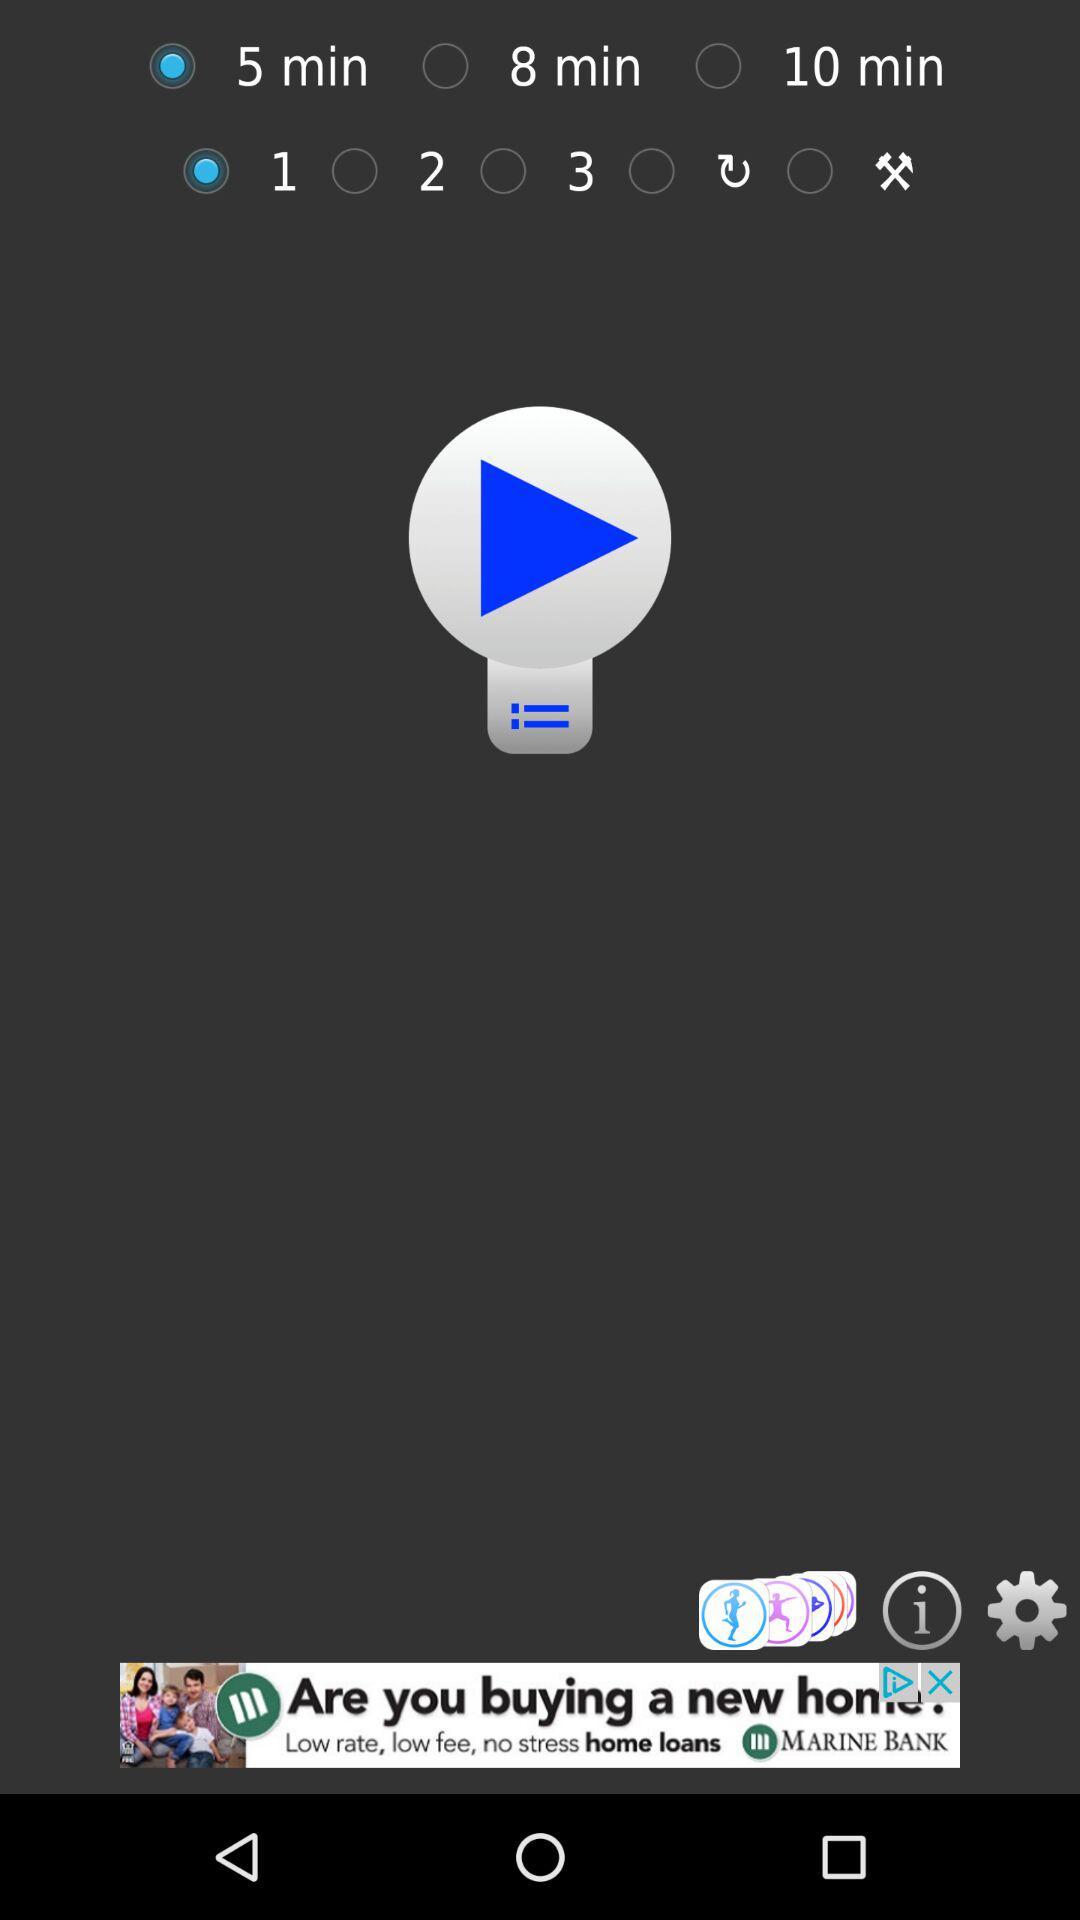  What do you see at coordinates (455, 66) in the screenshot?
I see `click on icon` at bounding box center [455, 66].